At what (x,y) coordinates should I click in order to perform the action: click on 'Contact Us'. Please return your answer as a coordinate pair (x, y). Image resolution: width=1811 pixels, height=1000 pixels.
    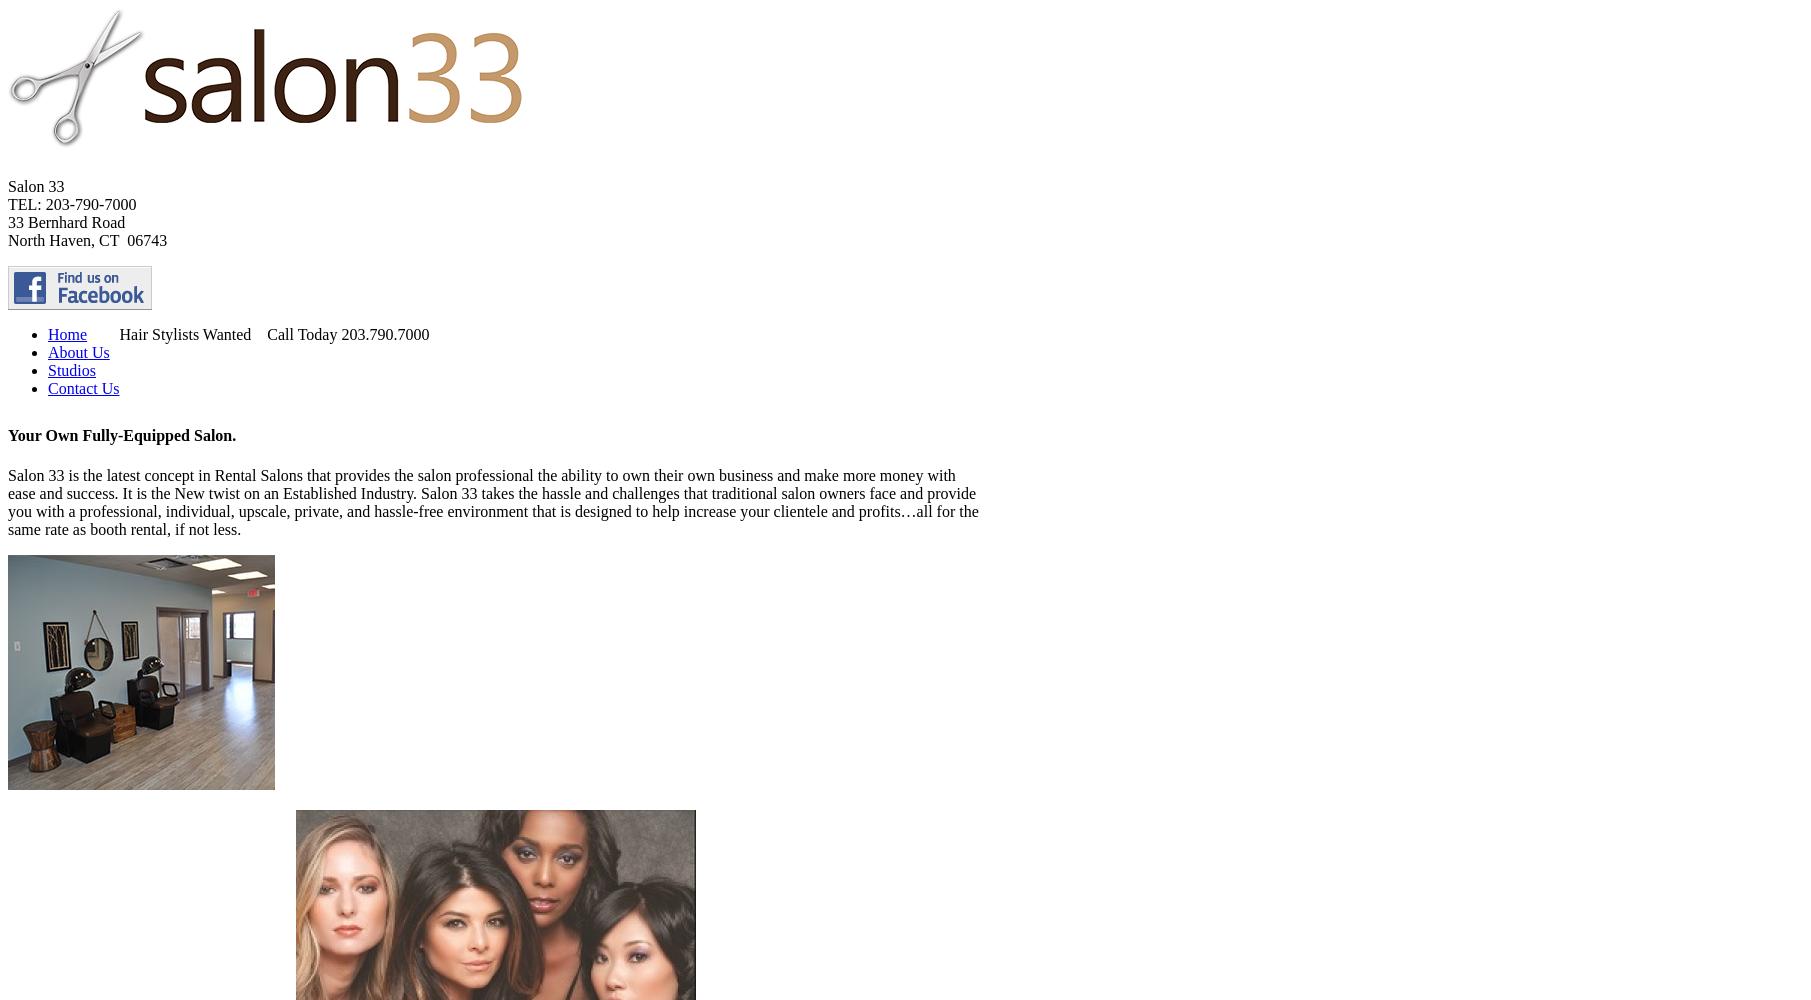
    Looking at the image, I should click on (83, 388).